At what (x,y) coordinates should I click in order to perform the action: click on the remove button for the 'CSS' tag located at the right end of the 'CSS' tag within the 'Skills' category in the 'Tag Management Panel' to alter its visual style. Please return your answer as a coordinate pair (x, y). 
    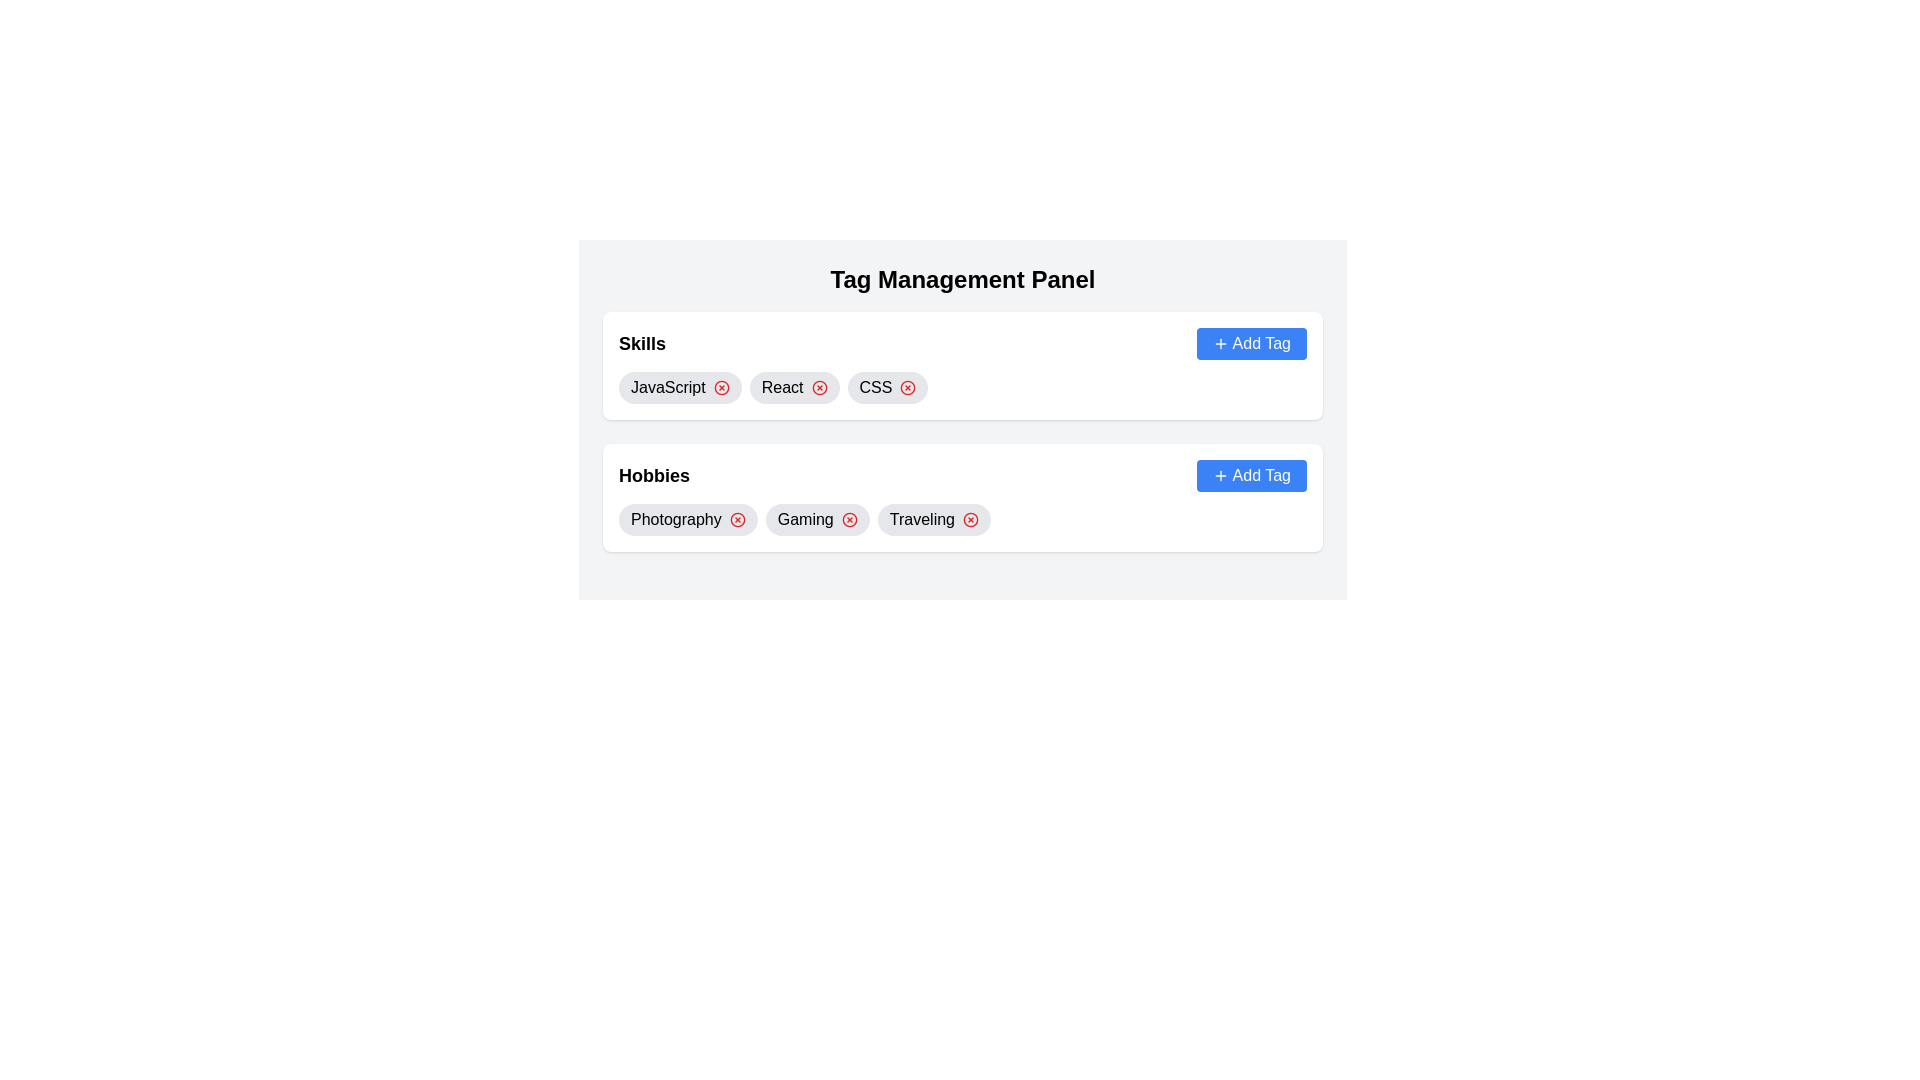
    Looking at the image, I should click on (907, 388).